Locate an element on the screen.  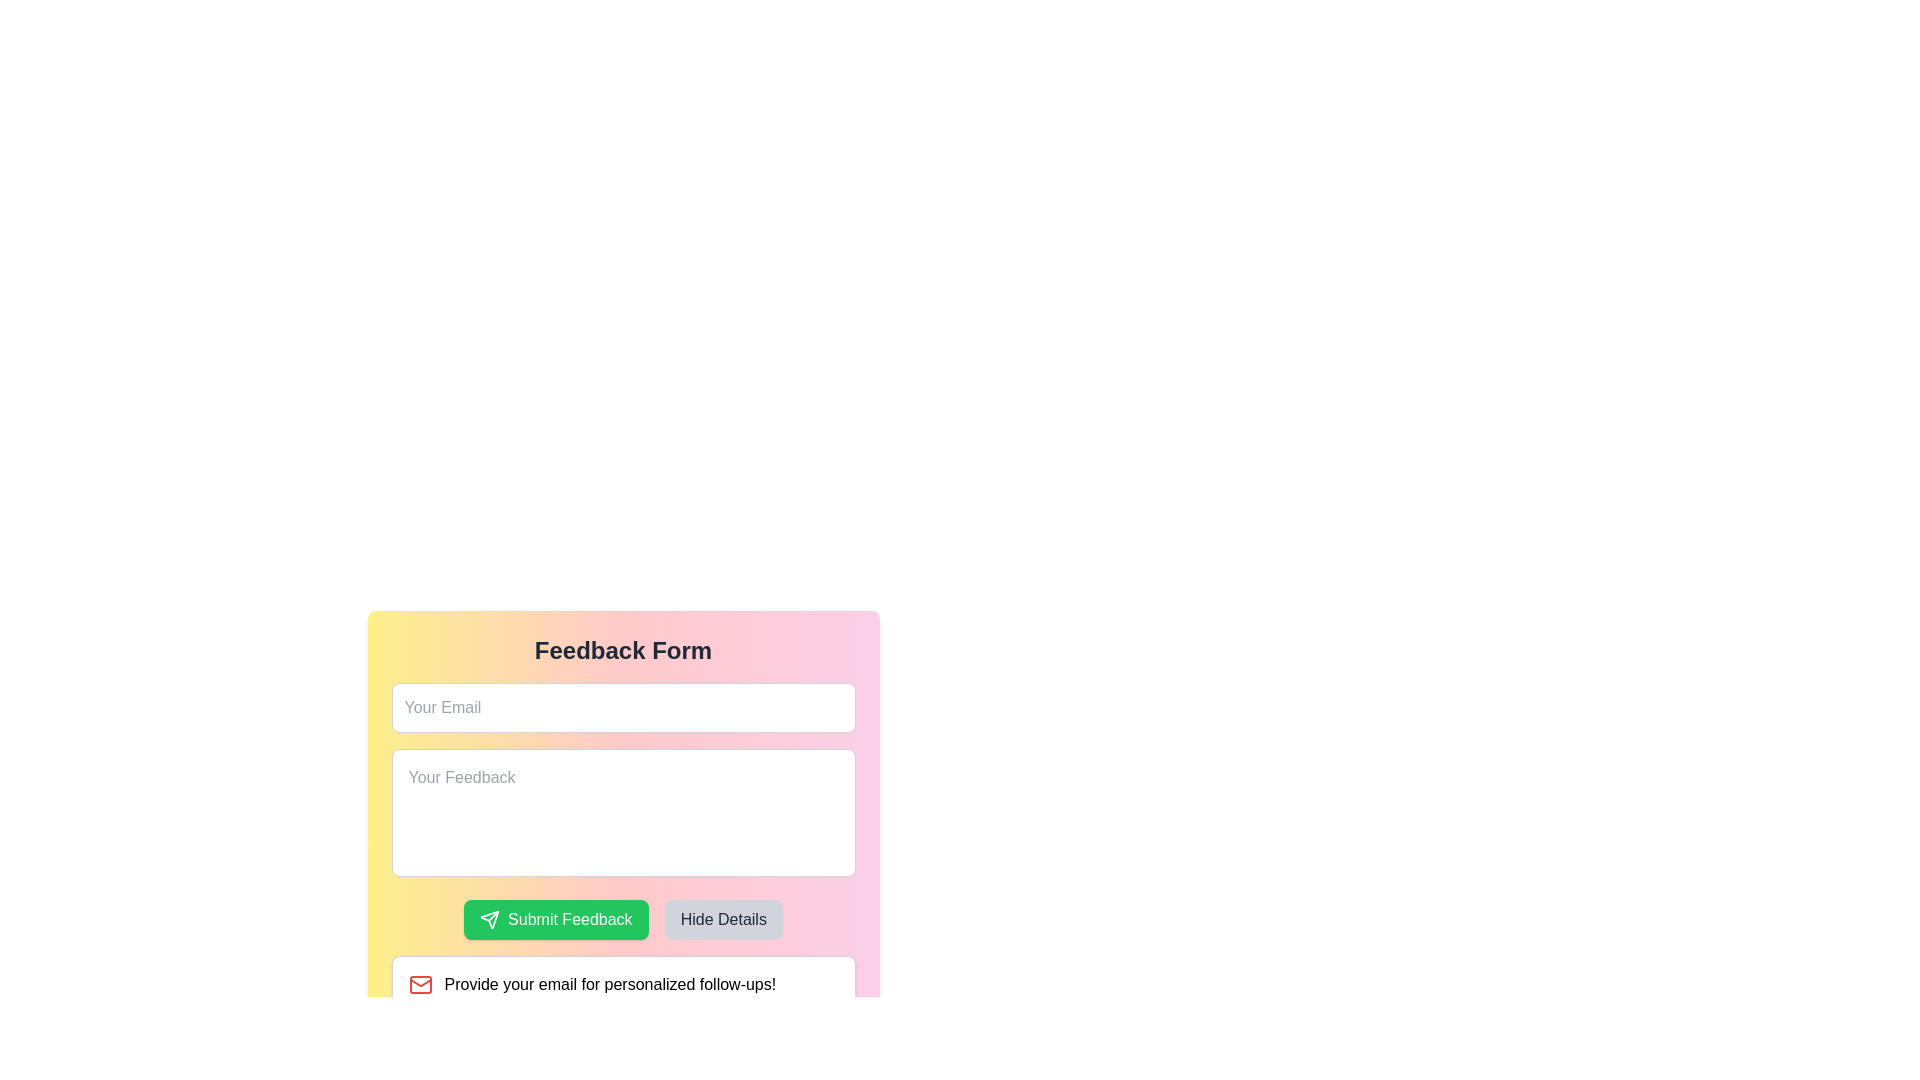
the second button in the form, positioned to the right of the green 'Submit Feedback' button, to observe a background color change is located at coordinates (722, 920).